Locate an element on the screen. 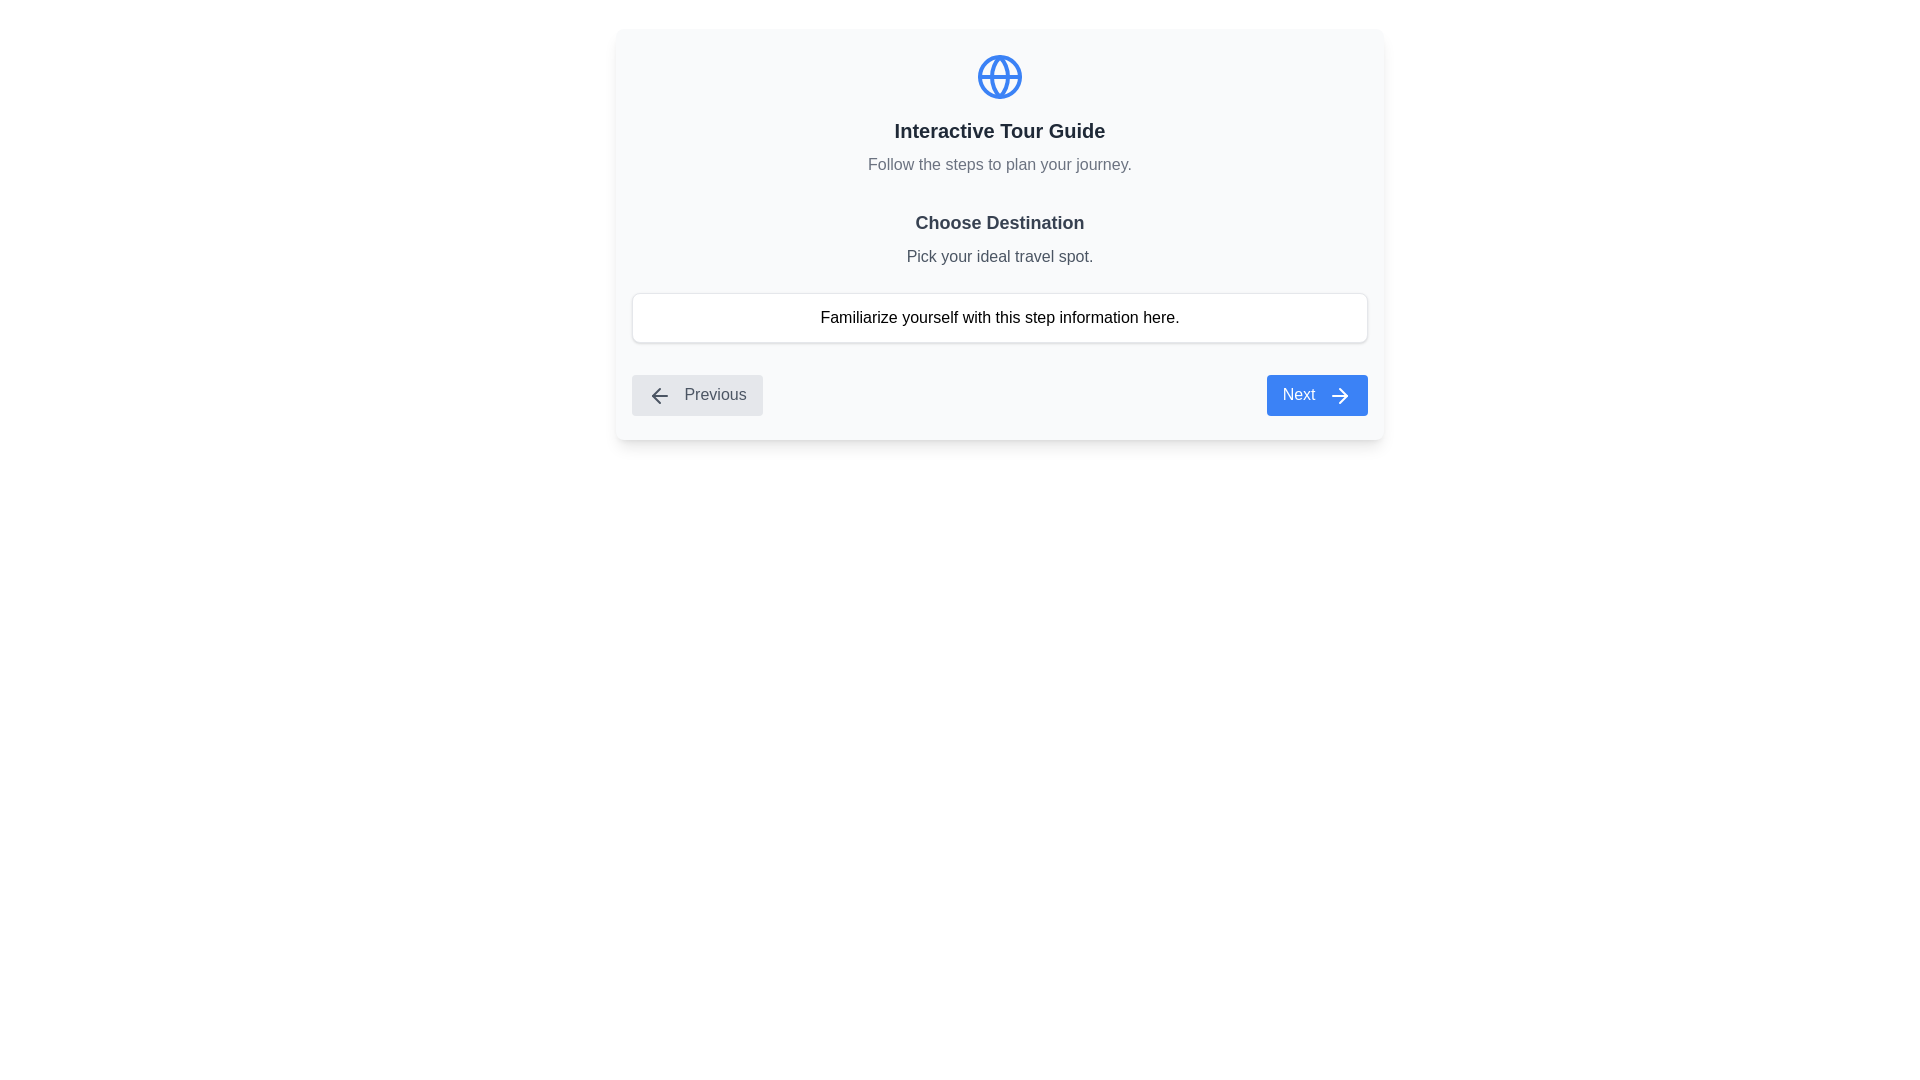 The width and height of the screenshot is (1920, 1080). the circular vector graphic within the globe icon located at the top-center of the layout, enhancing the thematic presentation of the interface is located at coordinates (999, 76).